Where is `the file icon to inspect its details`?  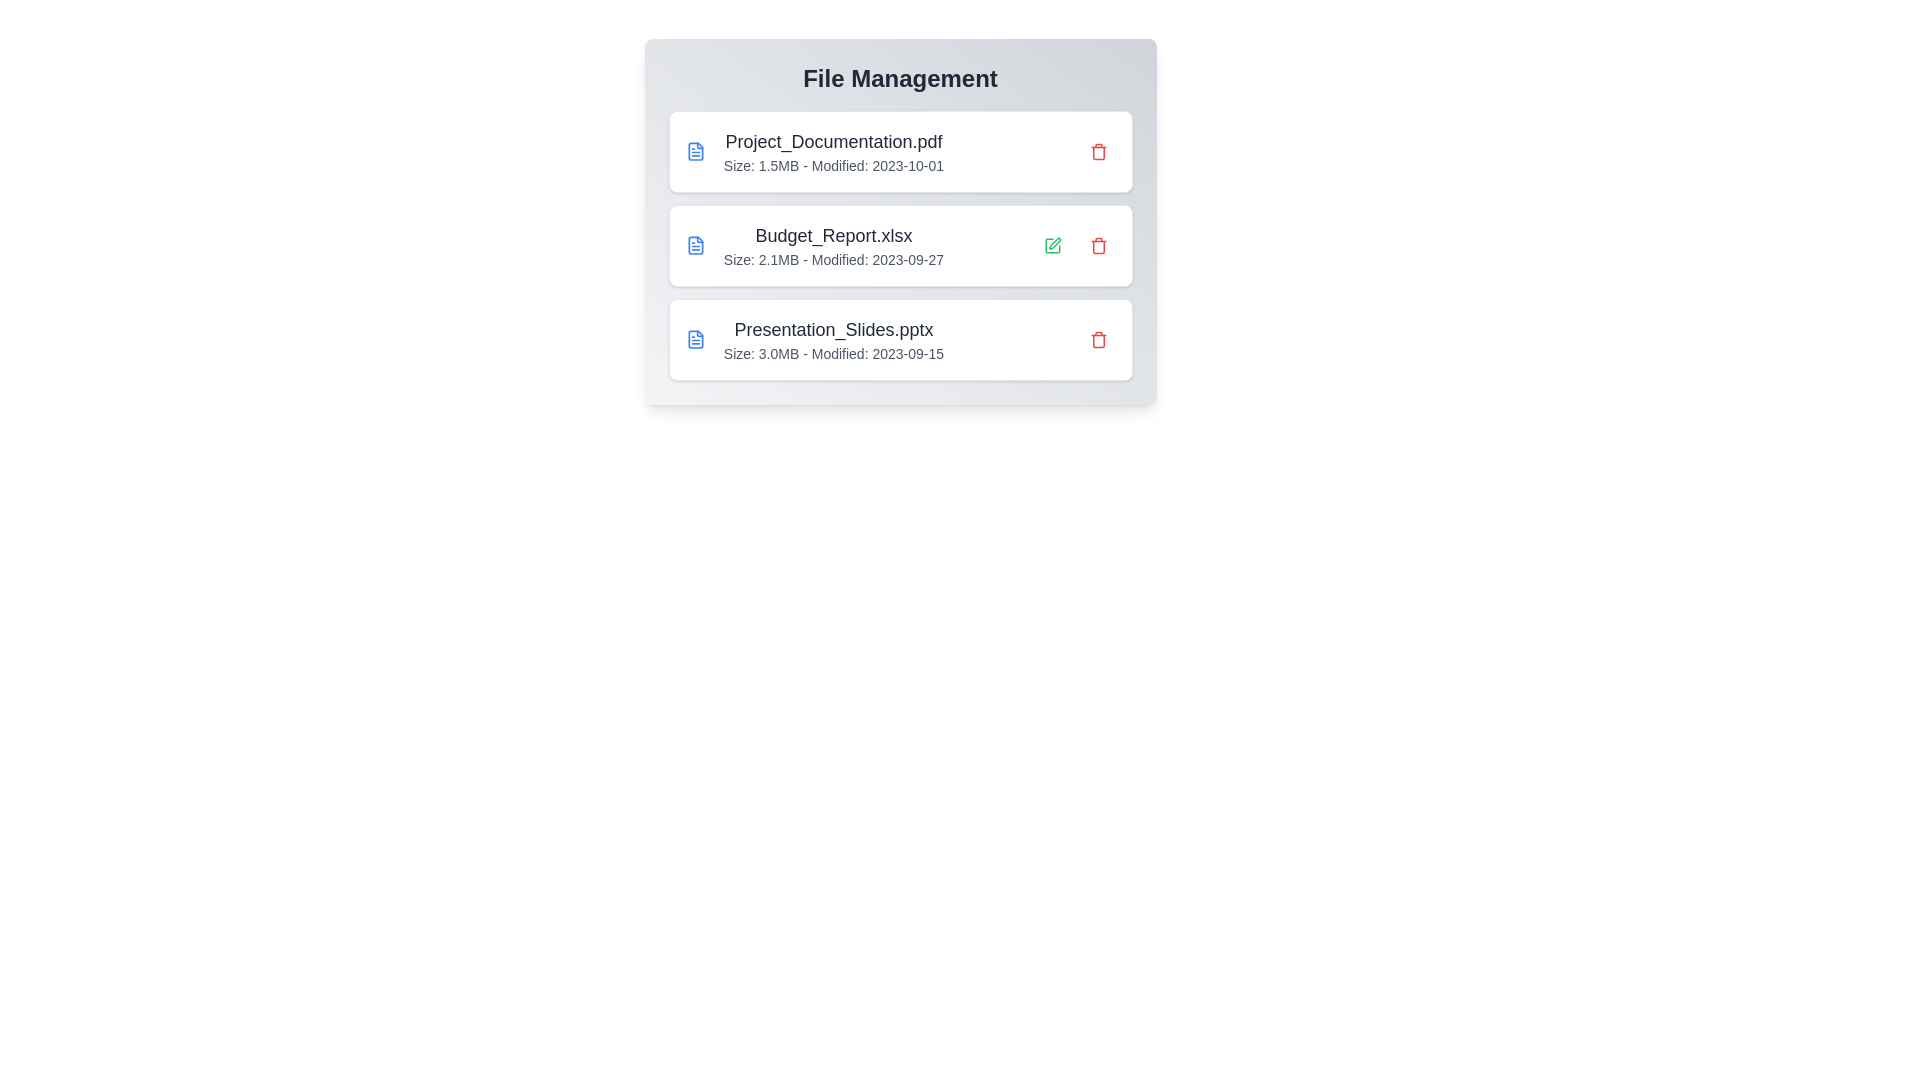 the file icon to inspect its details is located at coordinates (695, 150).